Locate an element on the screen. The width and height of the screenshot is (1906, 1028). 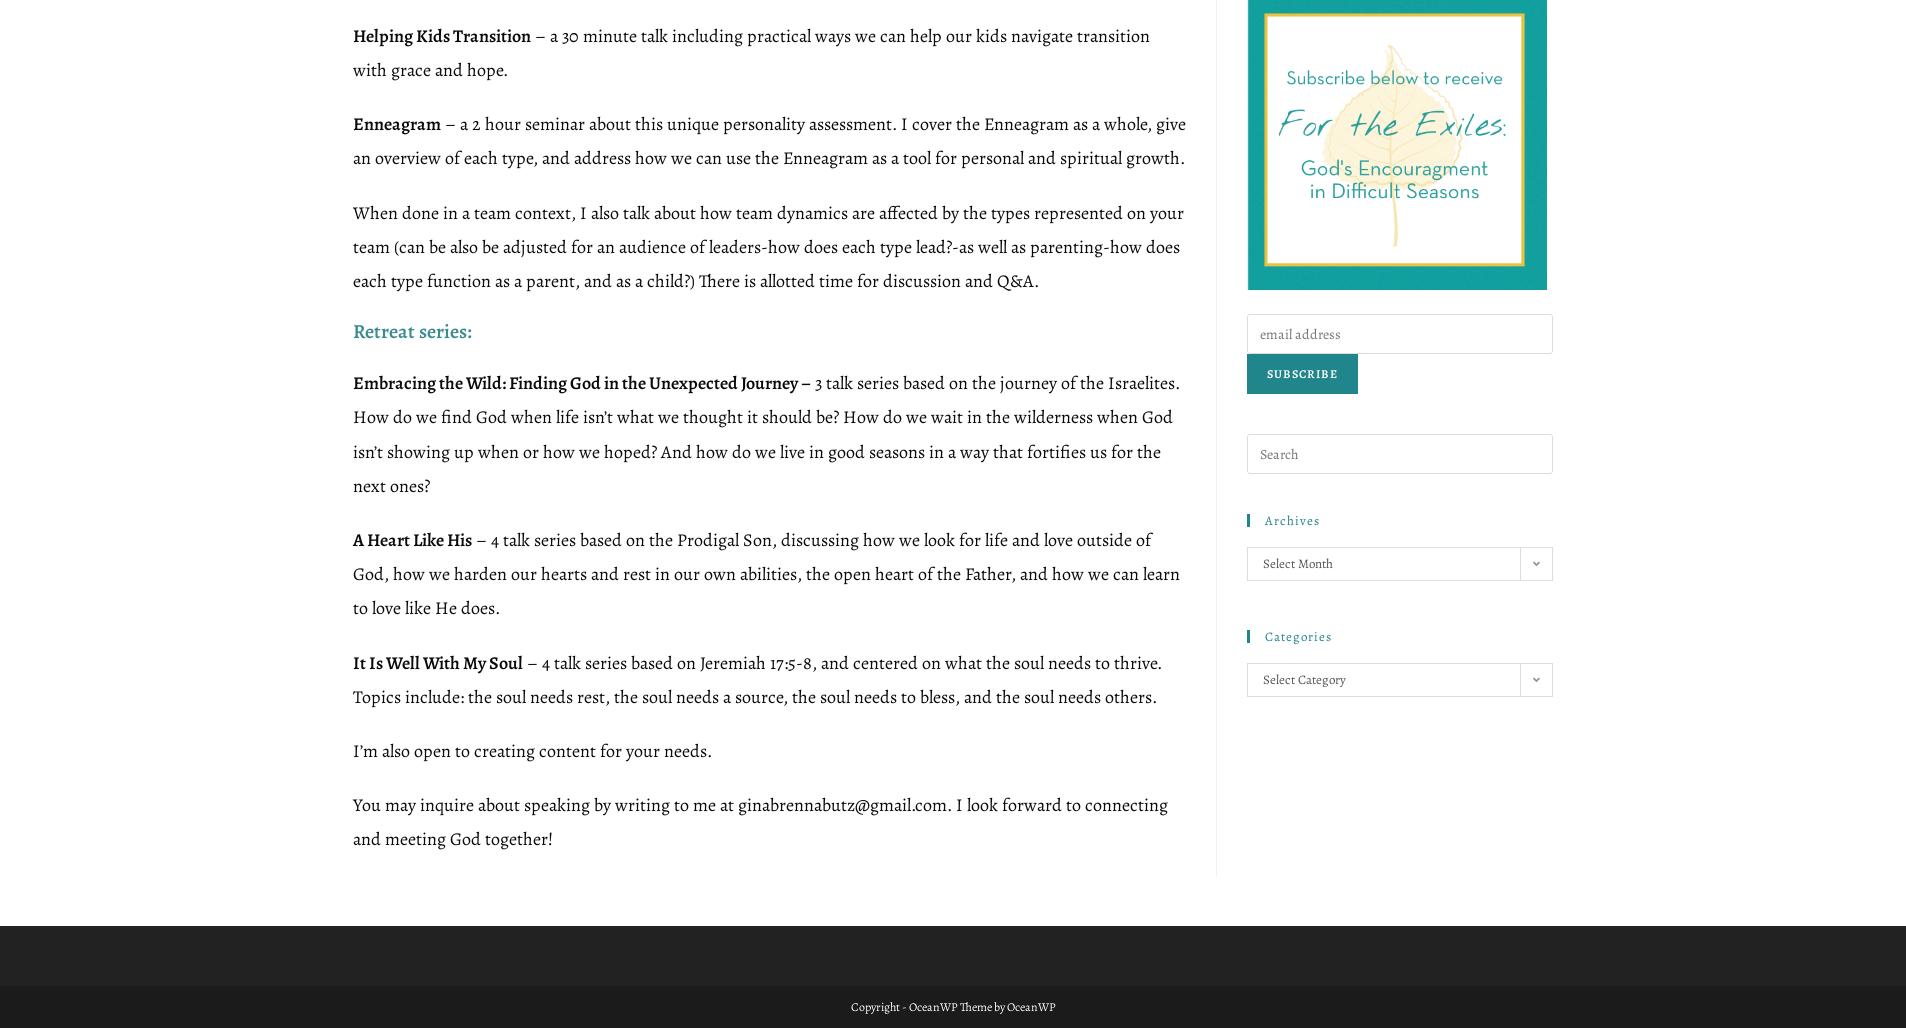
'Retreat series:' is located at coordinates (411, 330).